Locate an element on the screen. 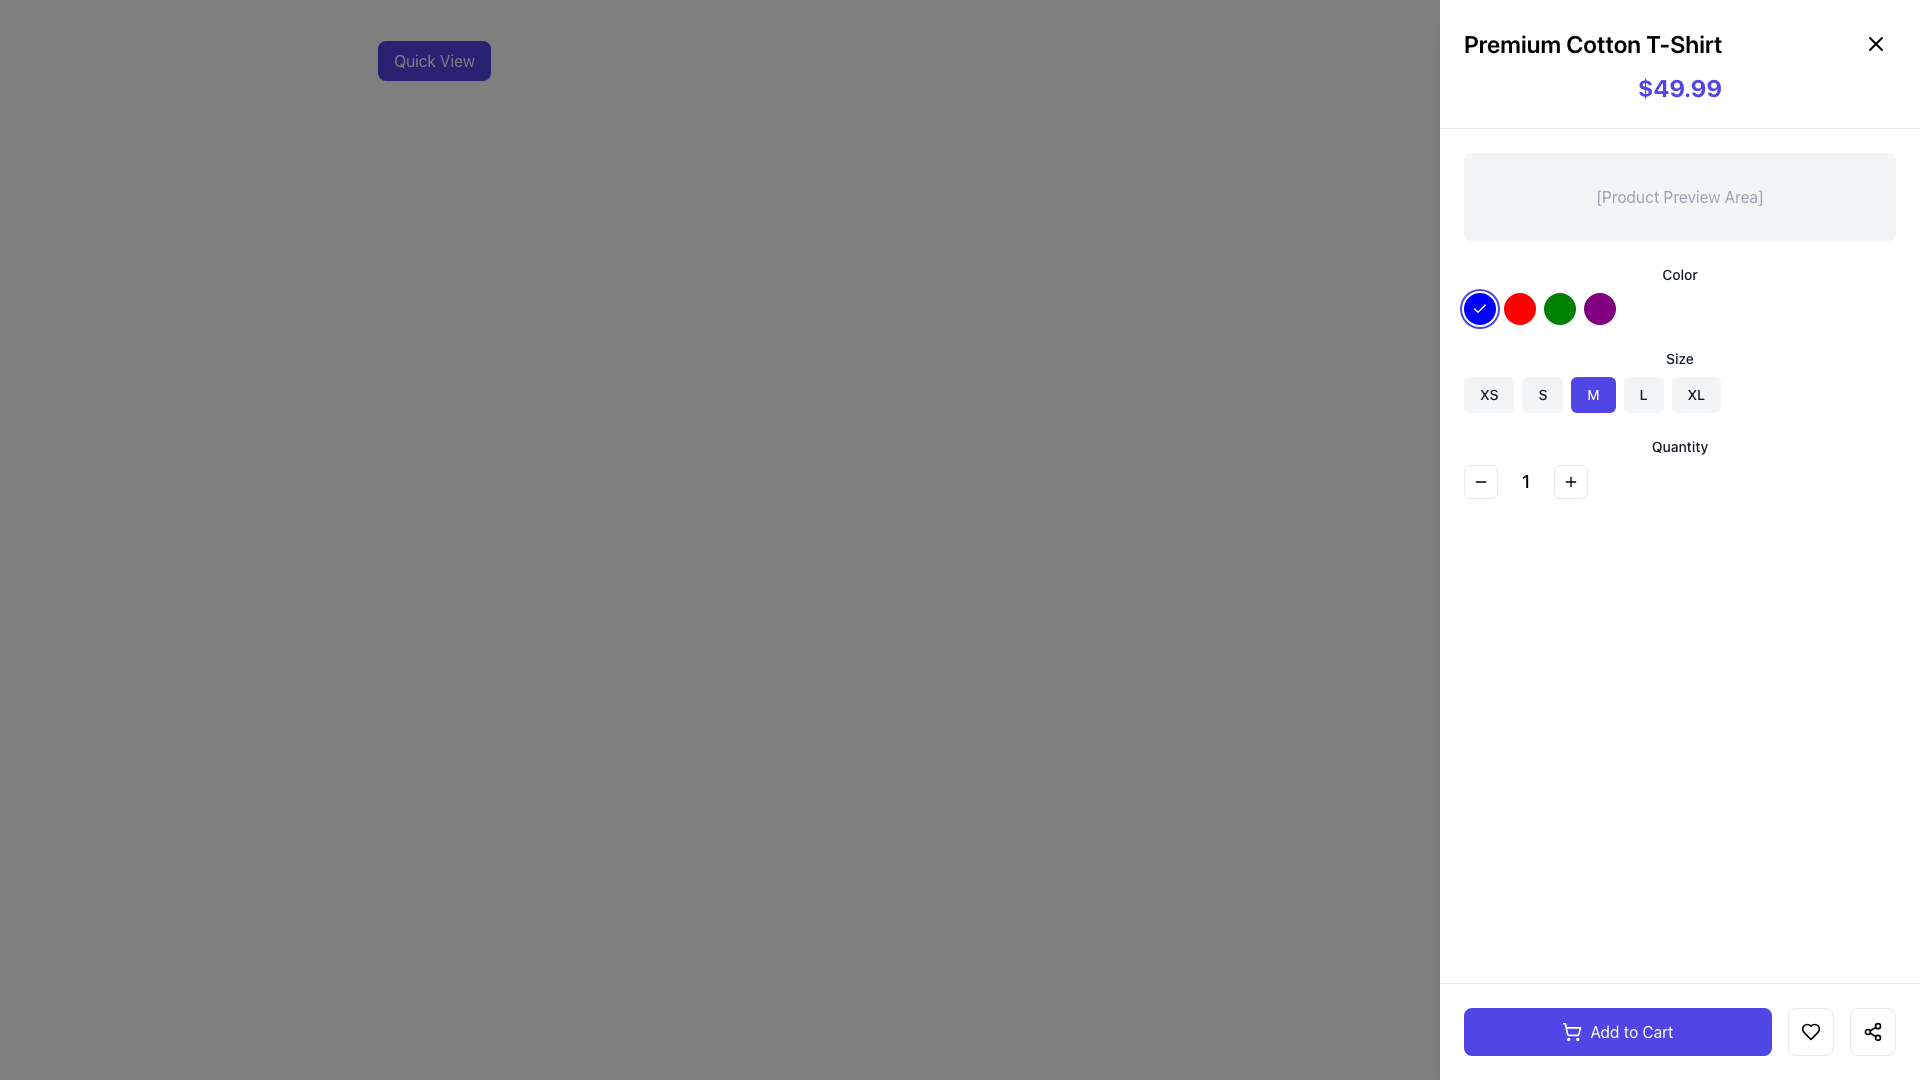 The height and width of the screenshot is (1080, 1920). the minimalist outline heart icon located at the bottom-right corner, to the left of the share icon and to the right of the 'Add to Cart' button, to mark an item as a favorite is located at coordinates (1810, 1032).